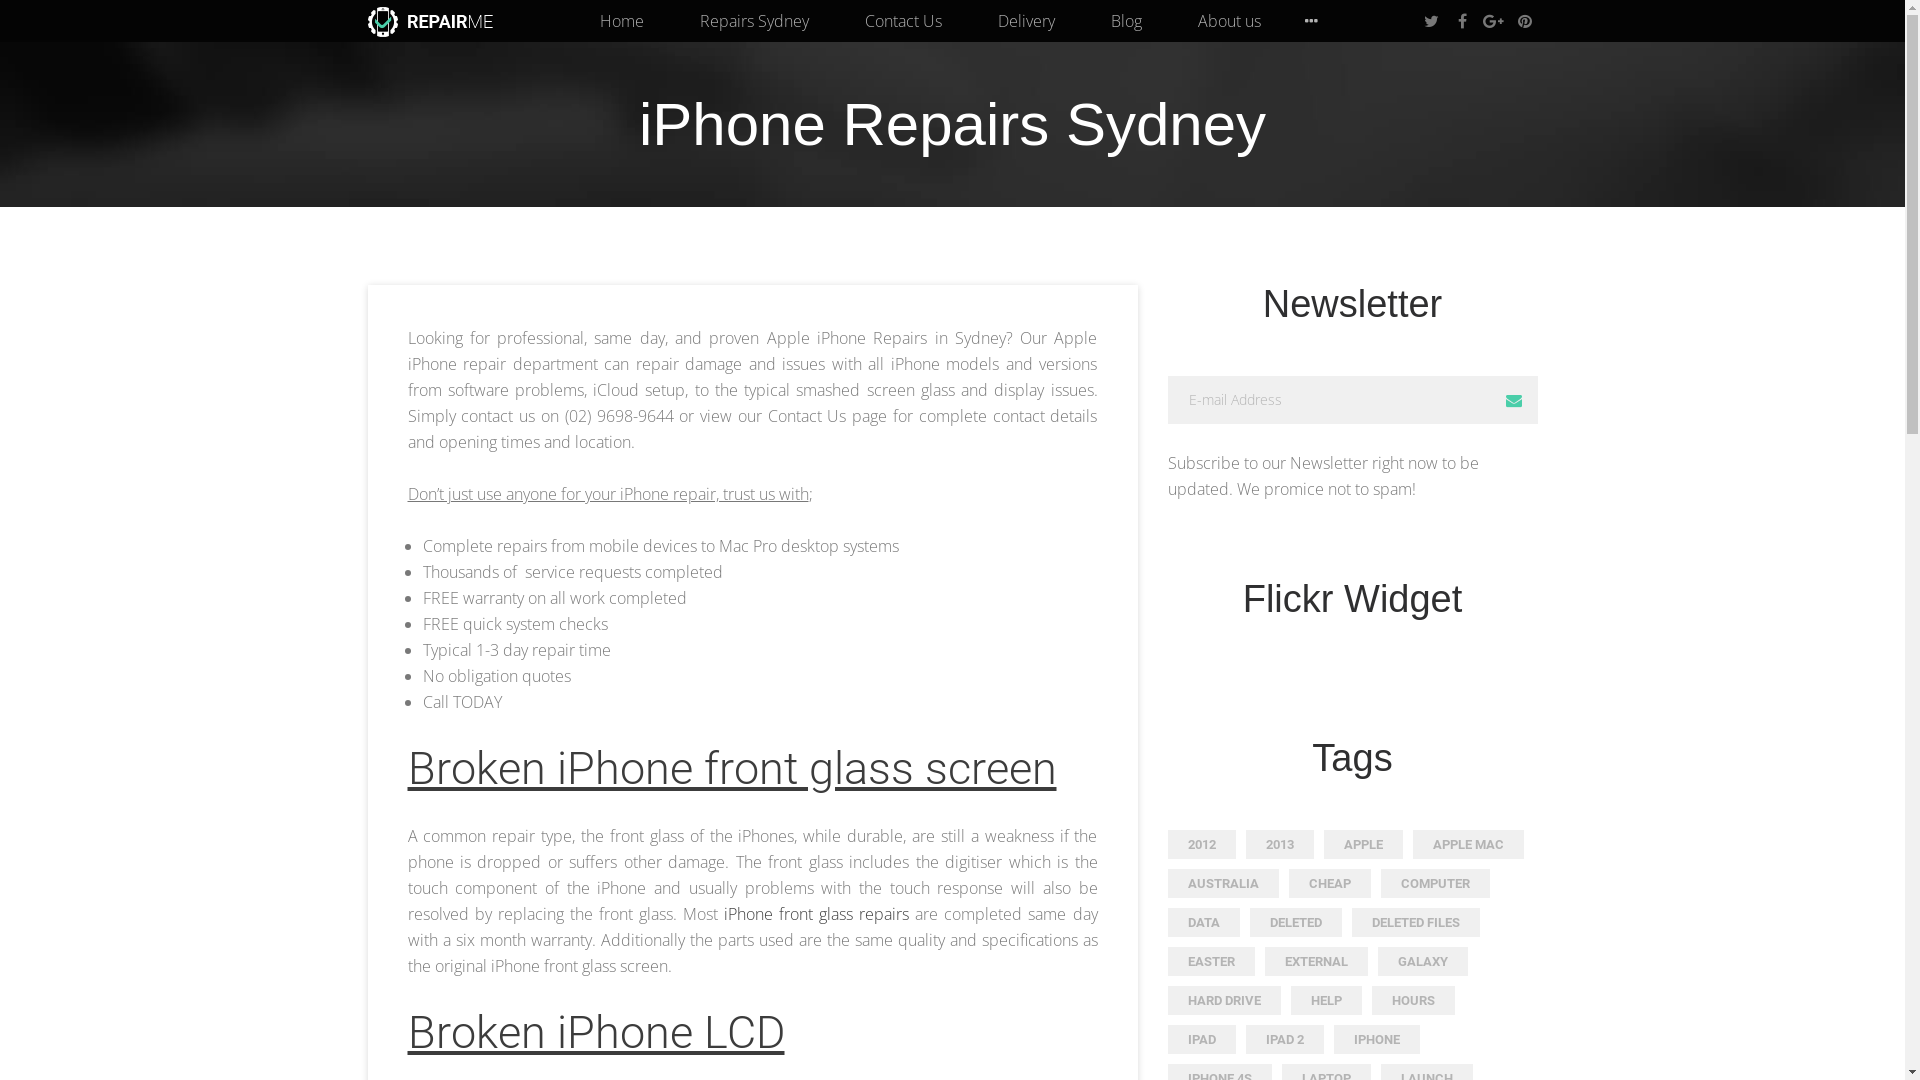 The width and height of the screenshot is (1920, 1080). What do you see at coordinates (1167, 922) in the screenshot?
I see `'DATA'` at bounding box center [1167, 922].